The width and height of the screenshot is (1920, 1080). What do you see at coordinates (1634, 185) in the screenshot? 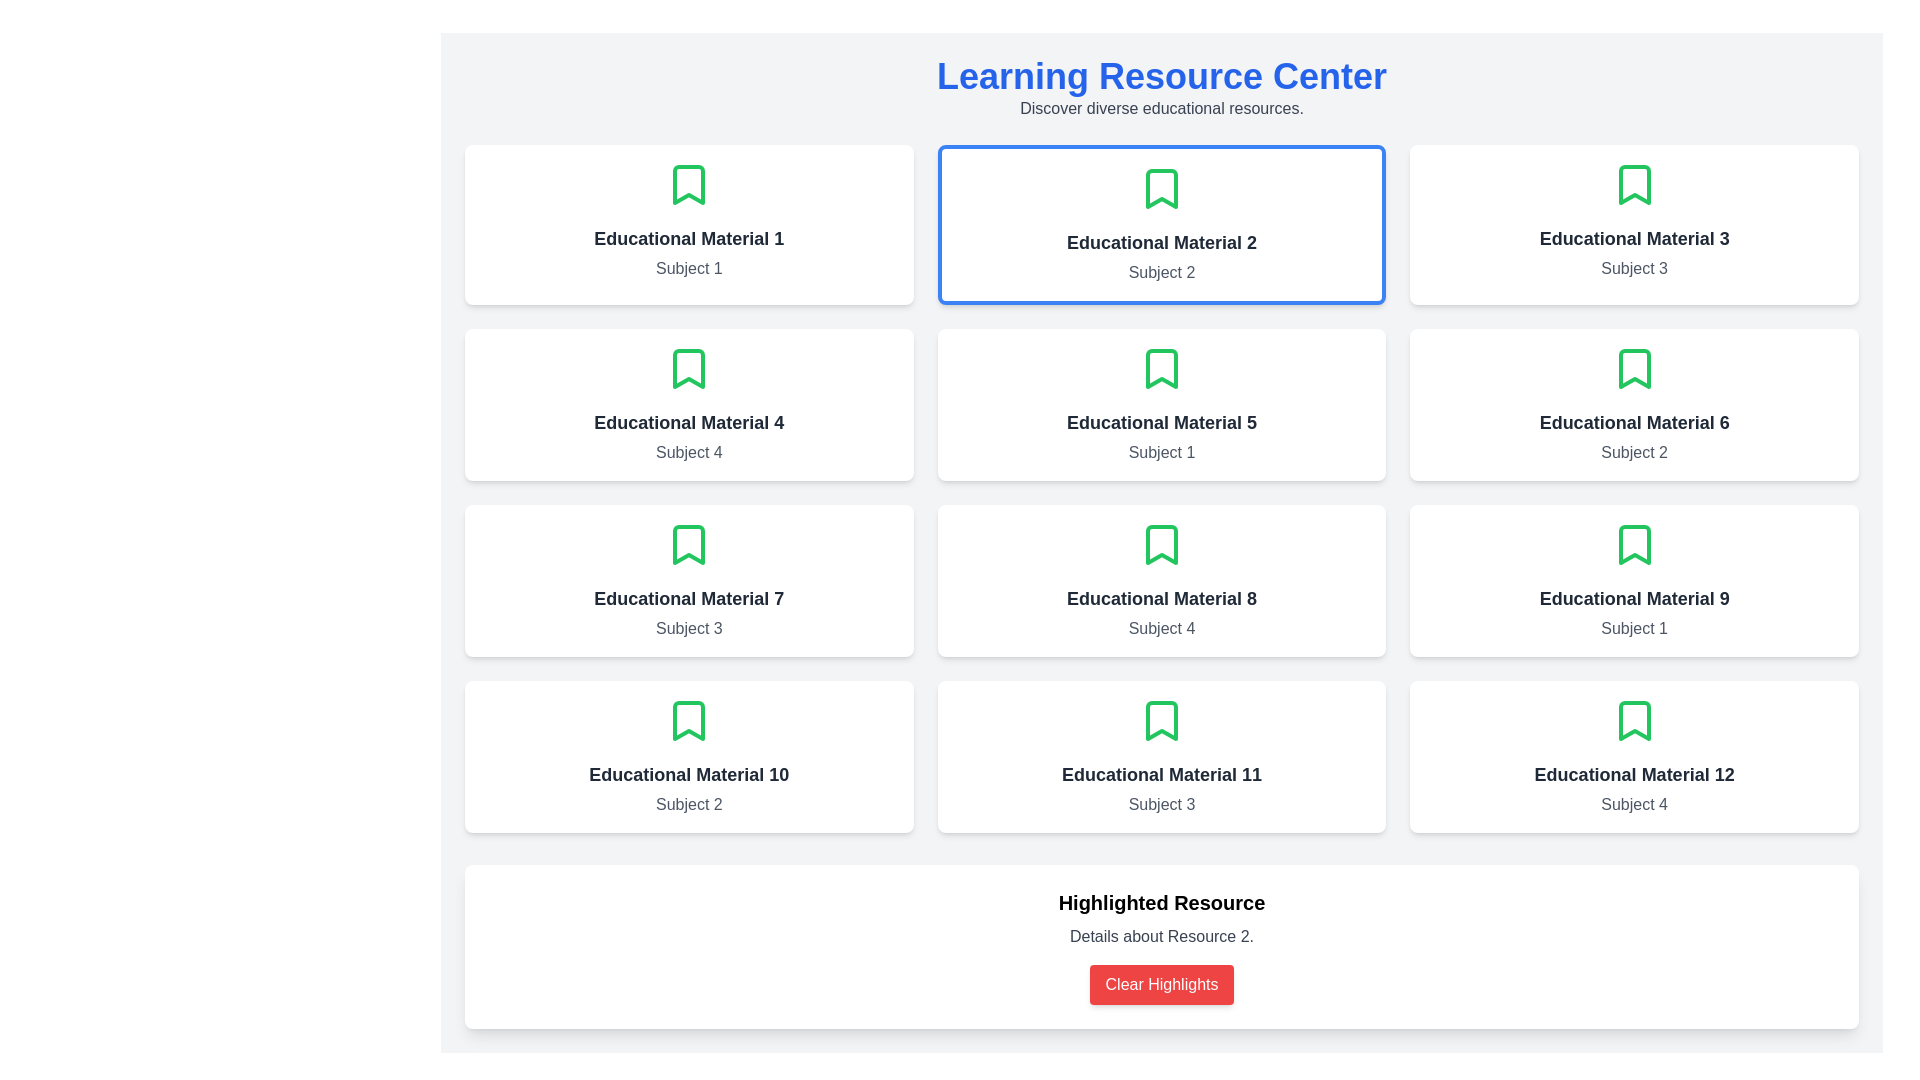
I see `the bookmark-shaped icon with a green outline located in the top-right corner of the card labeled 'Educational Material 3'` at bounding box center [1634, 185].